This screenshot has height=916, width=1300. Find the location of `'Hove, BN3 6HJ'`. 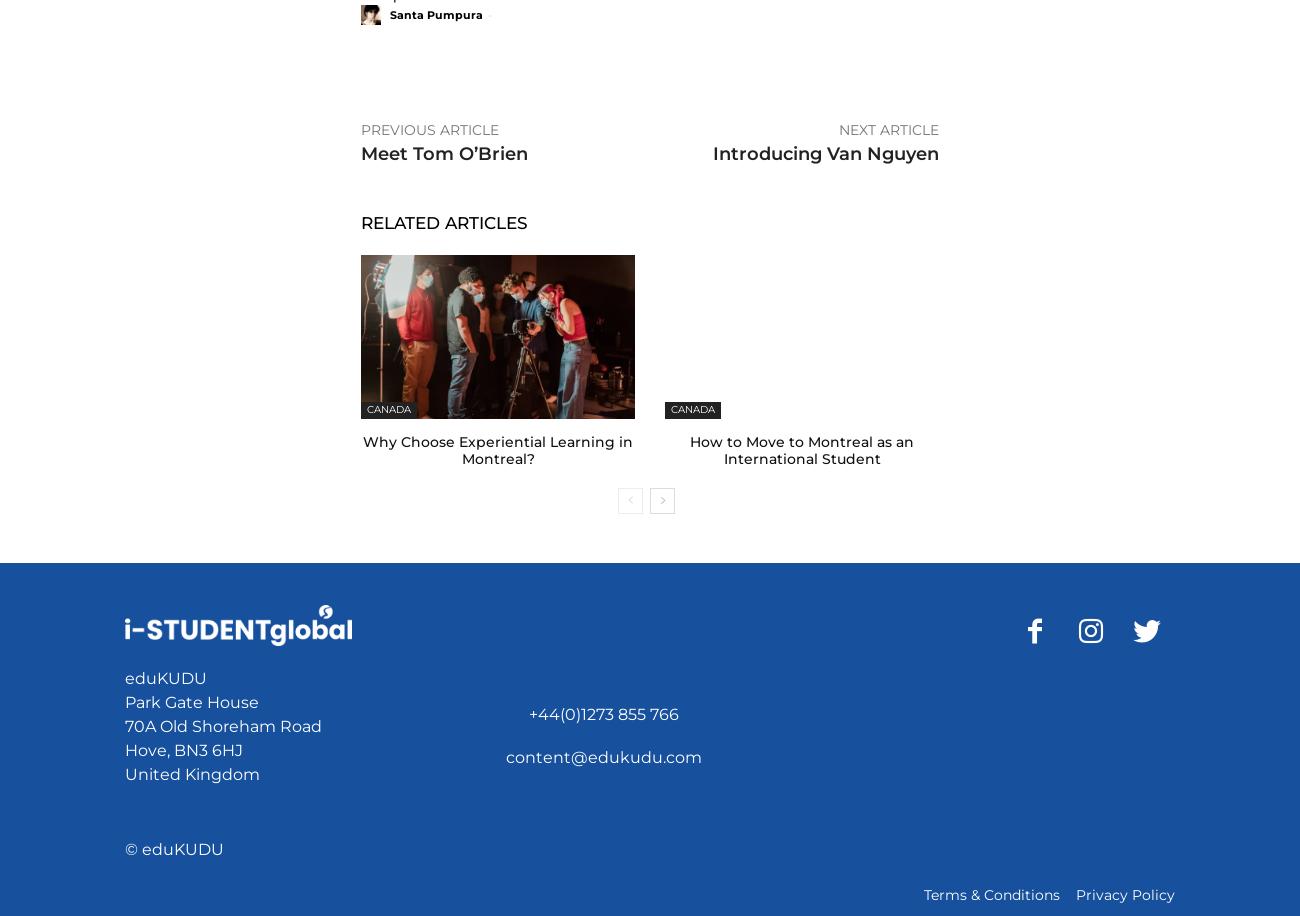

'Hove, BN3 6HJ' is located at coordinates (183, 749).